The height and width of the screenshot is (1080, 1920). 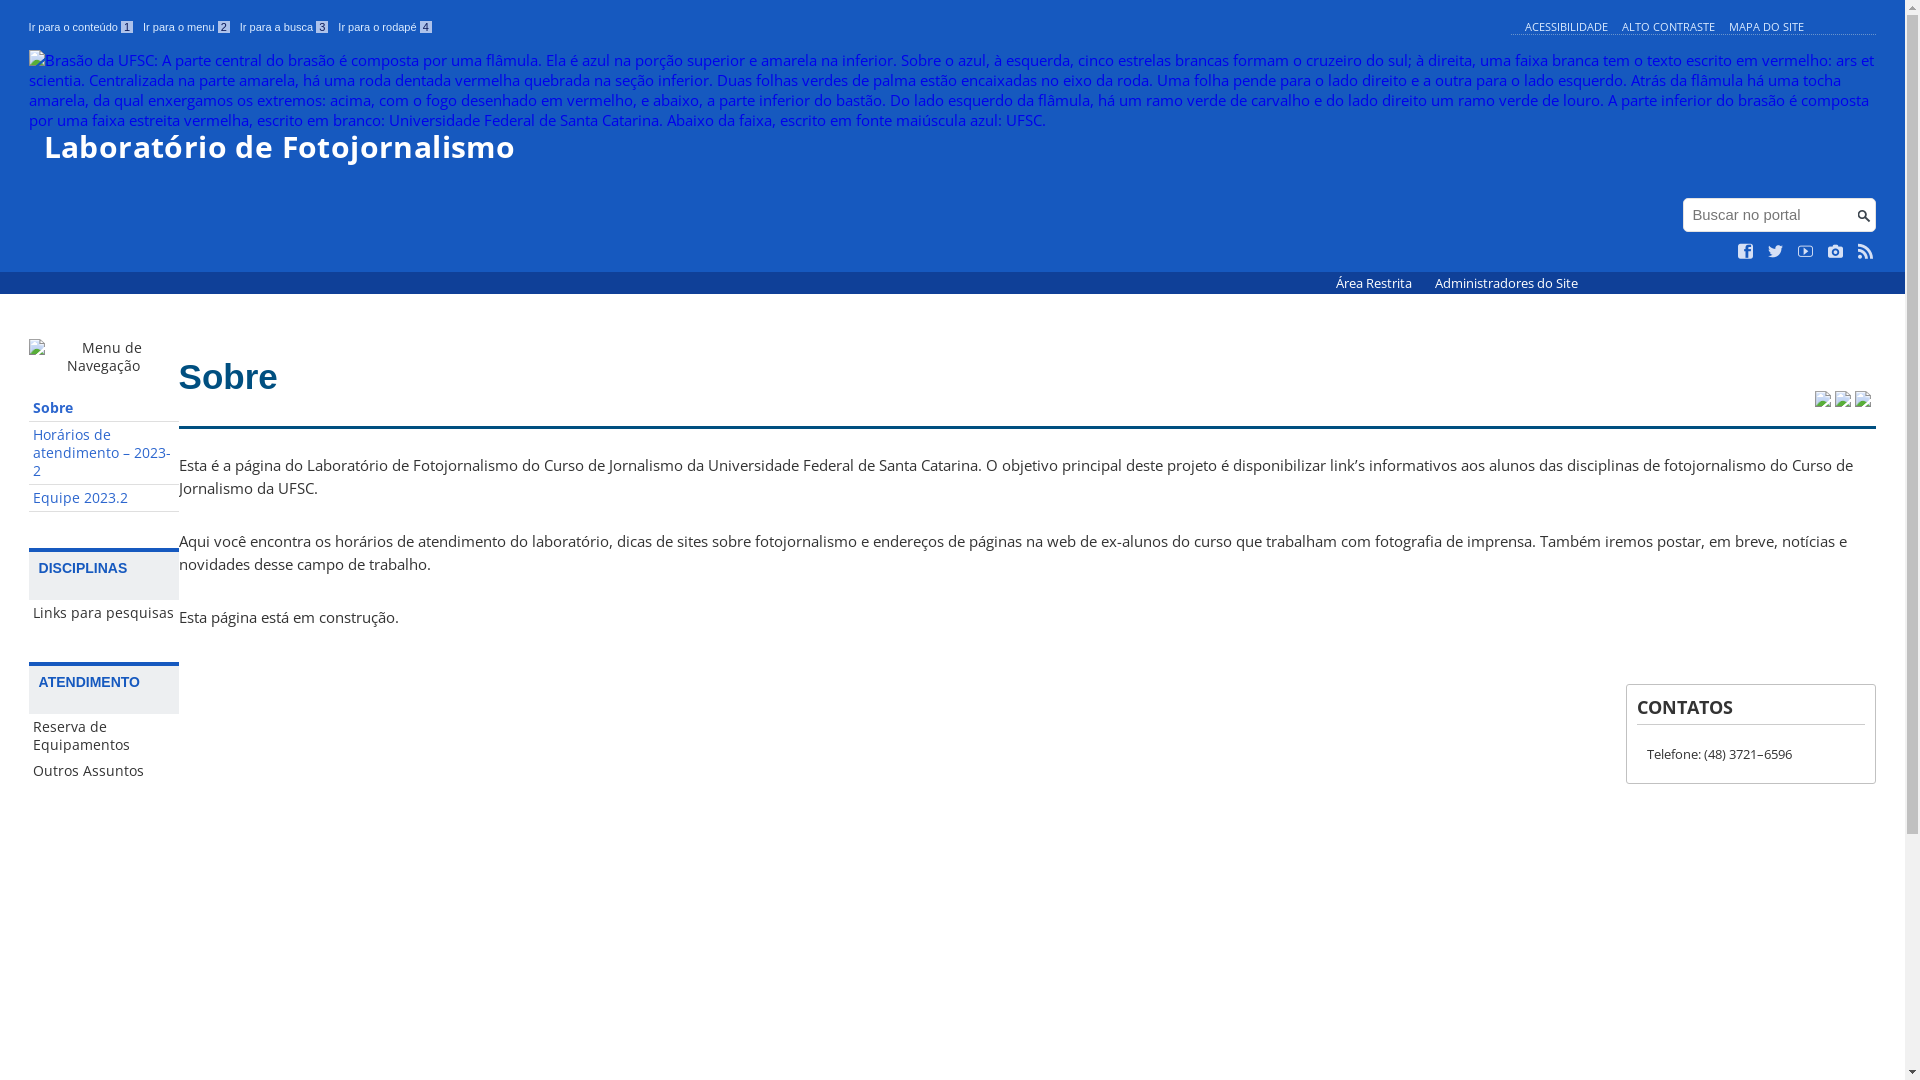 What do you see at coordinates (1423, 283) in the screenshot?
I see `'Administradores do Site'` at bounding box center [1423, 283].